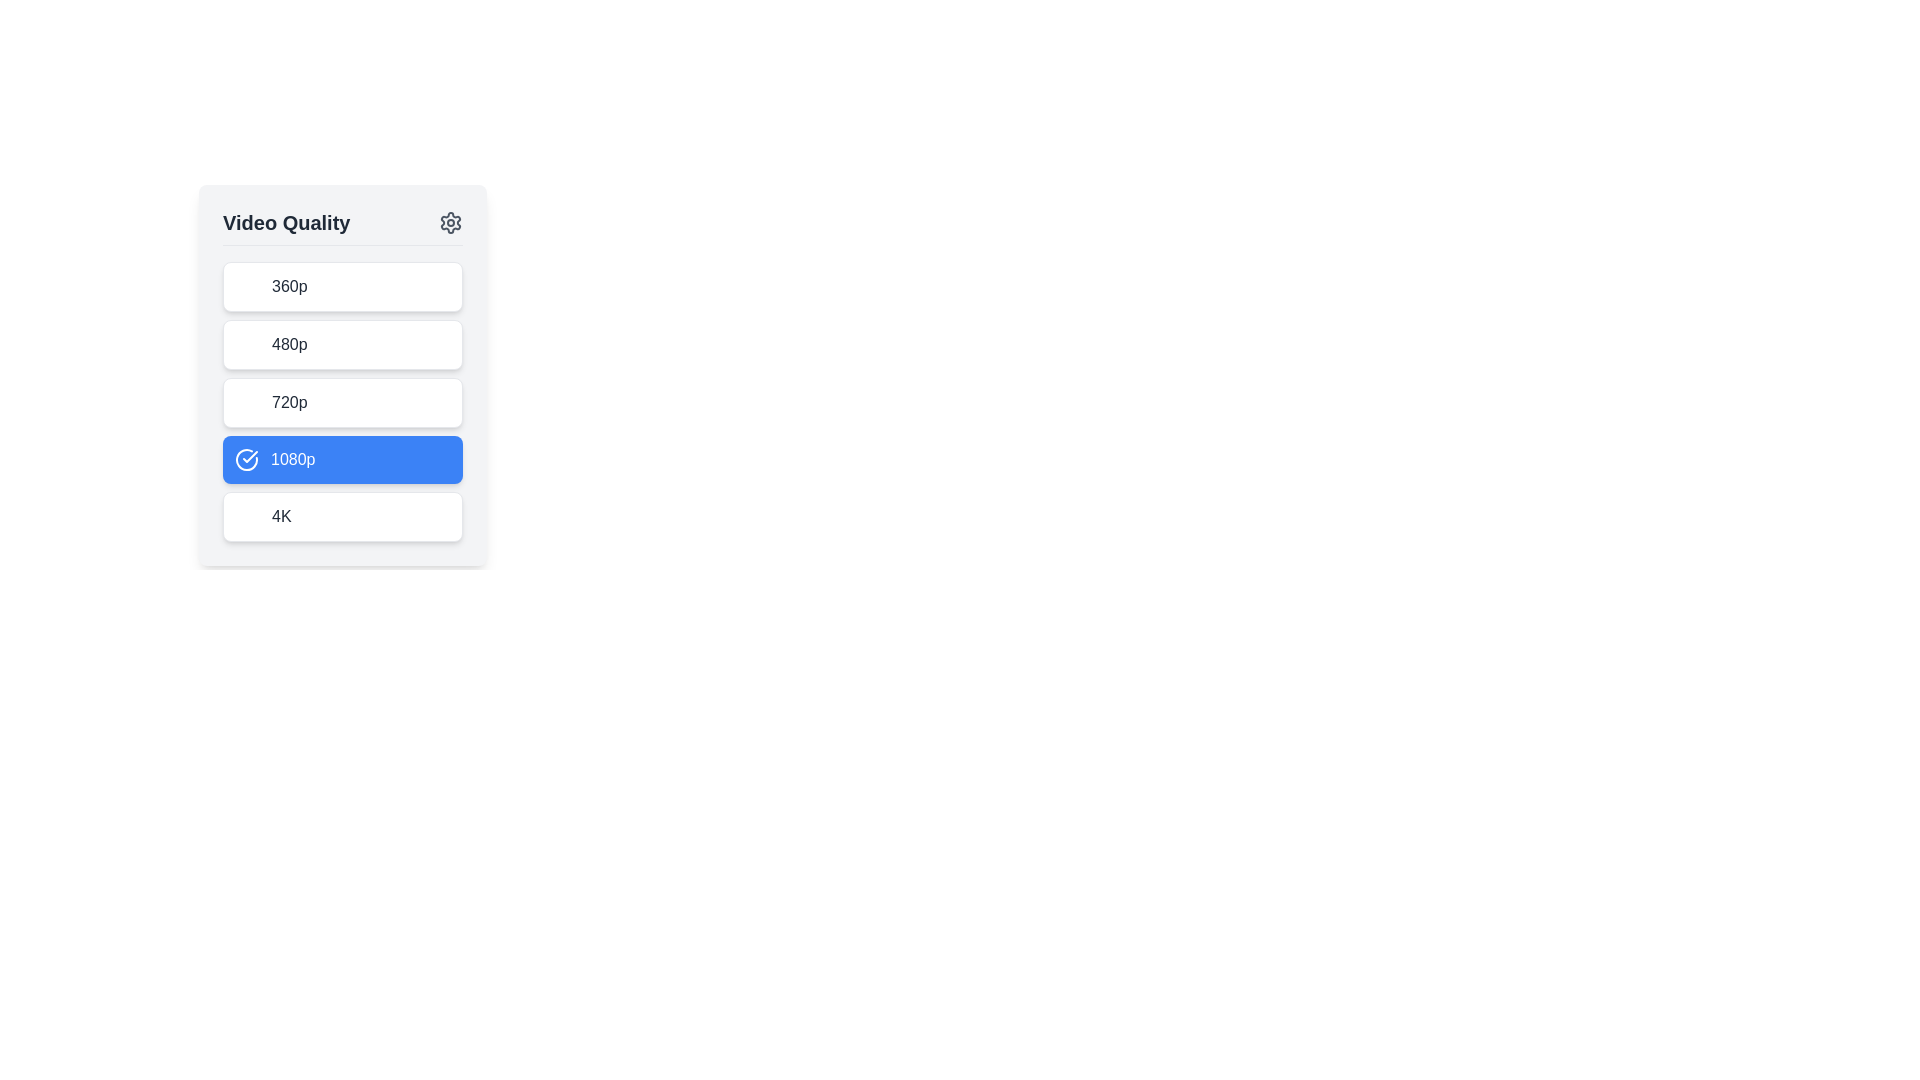  What do you see at coordinates (342, 286) in the screenshot?
I see `the interactive button that allows the user to select the video quality of '360p', which is the first option in the 'Video Quality' section` at bounding box center [342, 286].